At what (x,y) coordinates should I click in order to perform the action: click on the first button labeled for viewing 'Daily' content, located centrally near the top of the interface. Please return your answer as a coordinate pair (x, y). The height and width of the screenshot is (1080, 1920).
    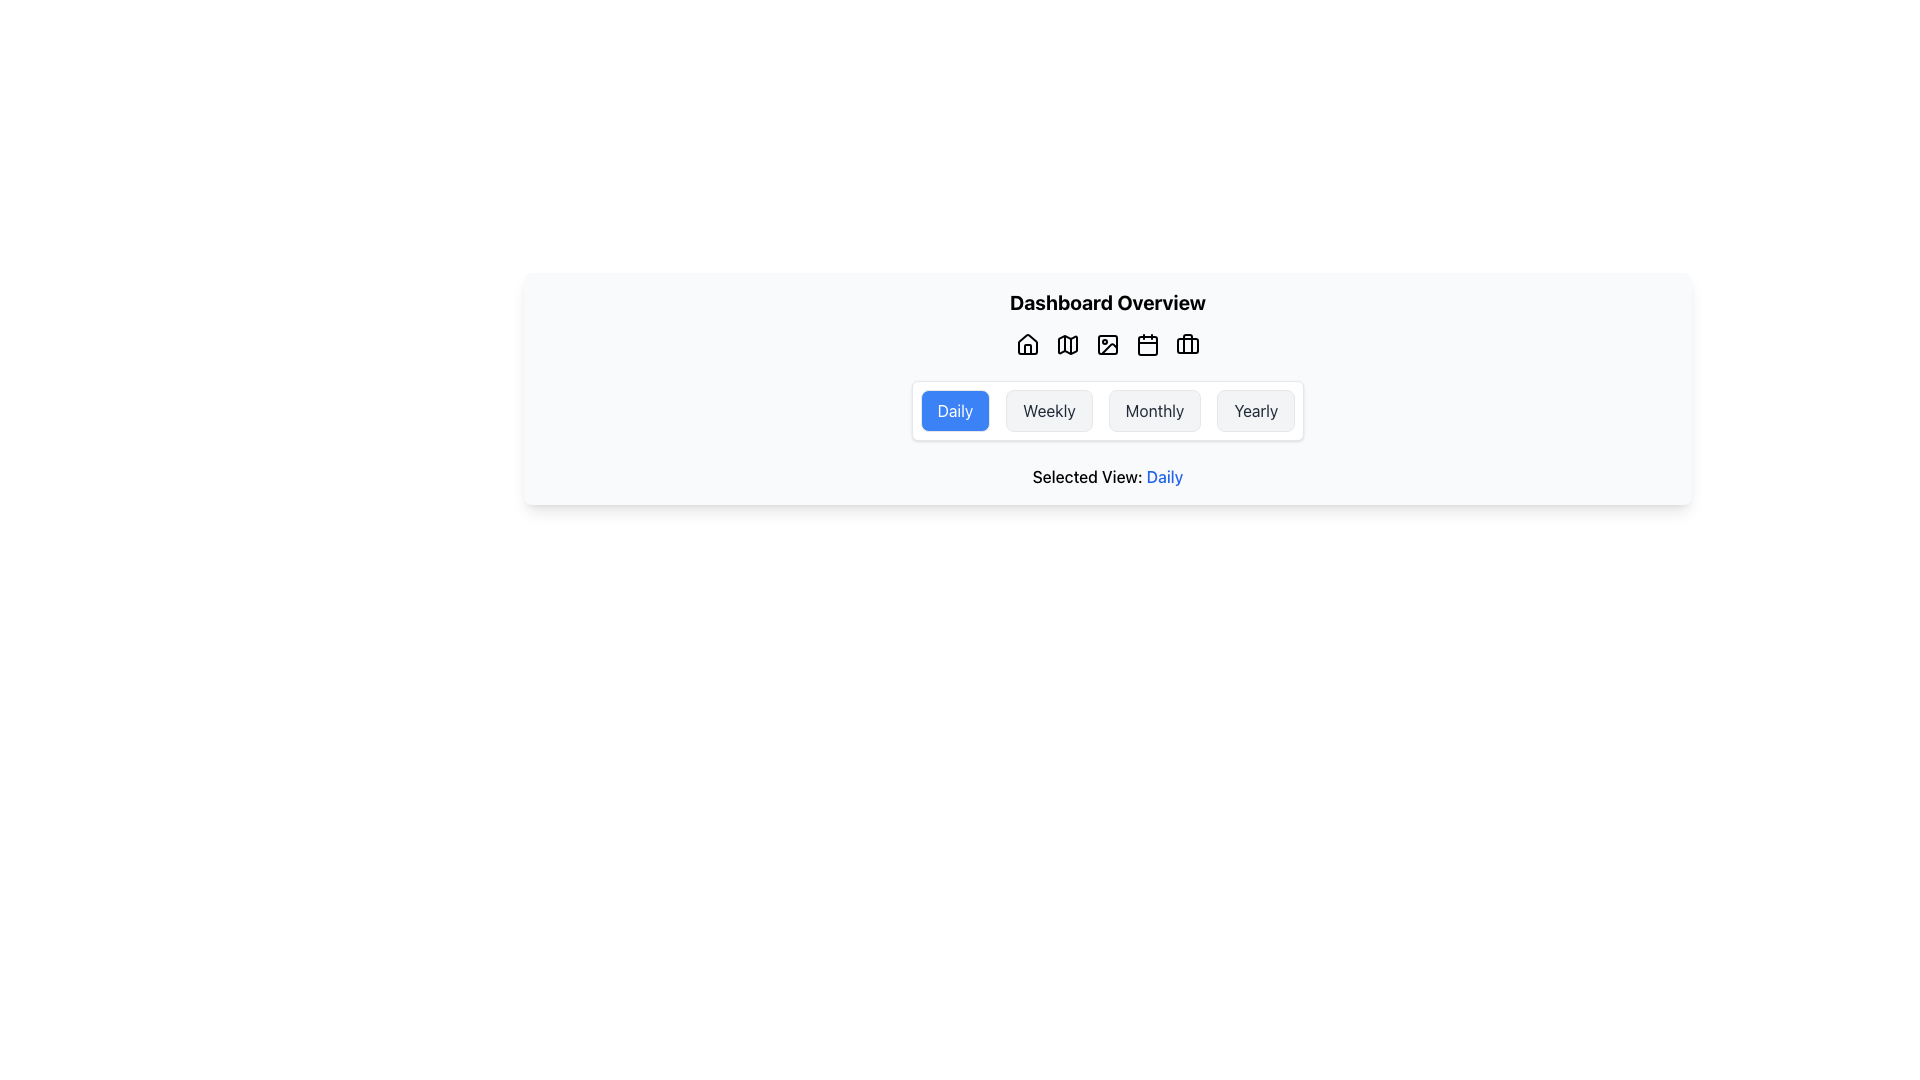
    Looking at the image, I should click on (954, 410).